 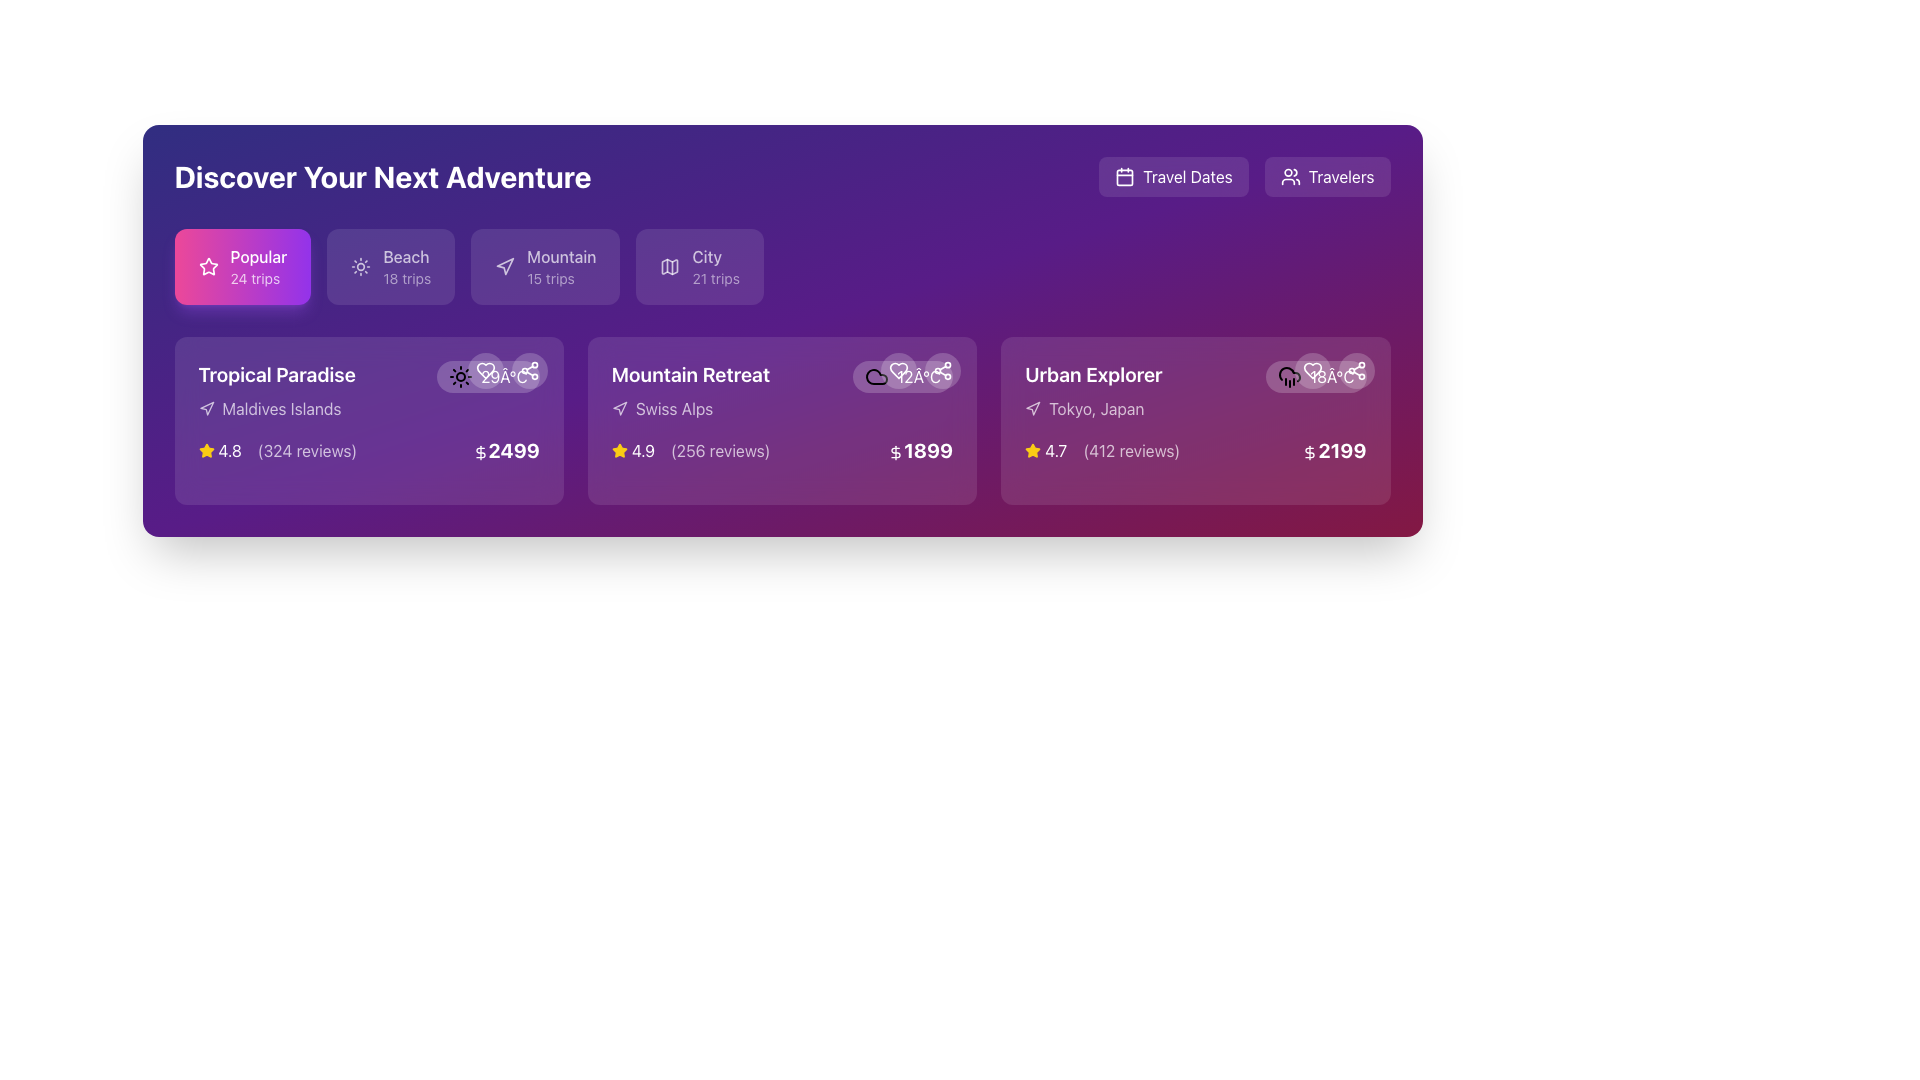 What do you see at coordinates (485, 370) in the screenshot?
I see `the hollow heart icon positioned above the price value in the first card ('Tropical Paradise')` at bounding box center [485, 370].